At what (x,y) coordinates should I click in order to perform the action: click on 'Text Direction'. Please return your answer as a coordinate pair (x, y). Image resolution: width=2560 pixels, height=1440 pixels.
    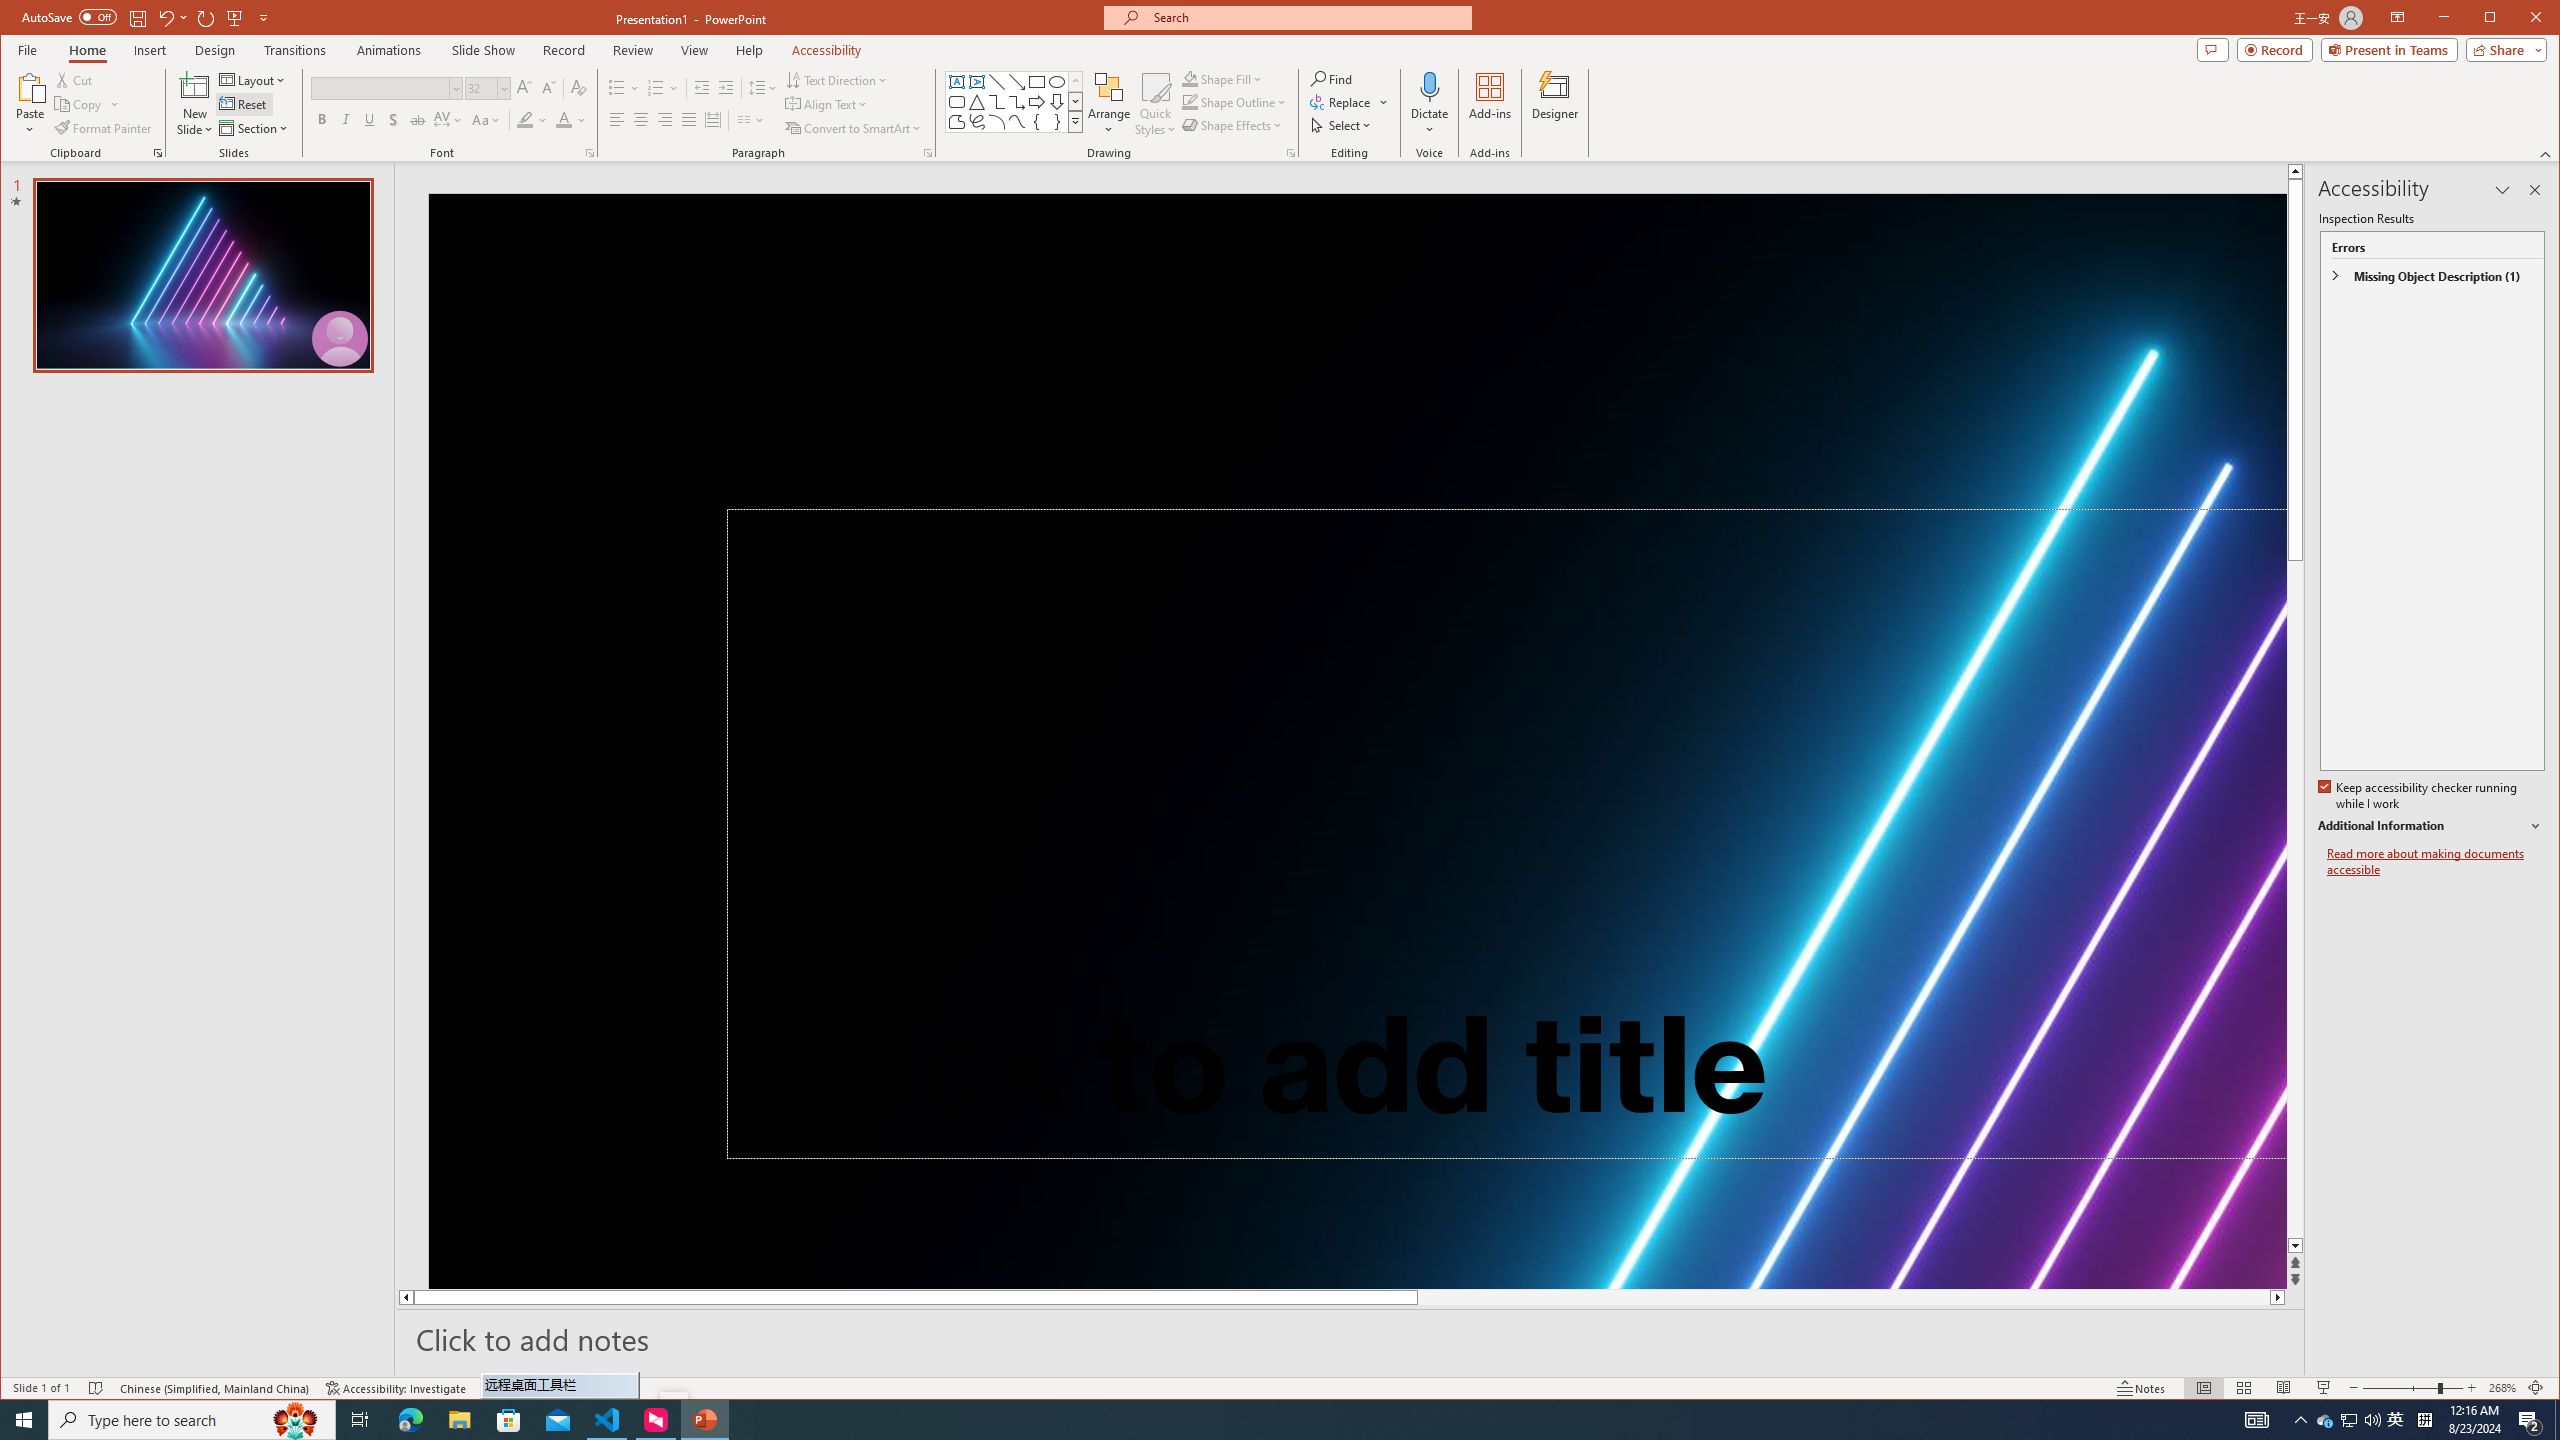
    Looking at the image, I should click on (836, 80).